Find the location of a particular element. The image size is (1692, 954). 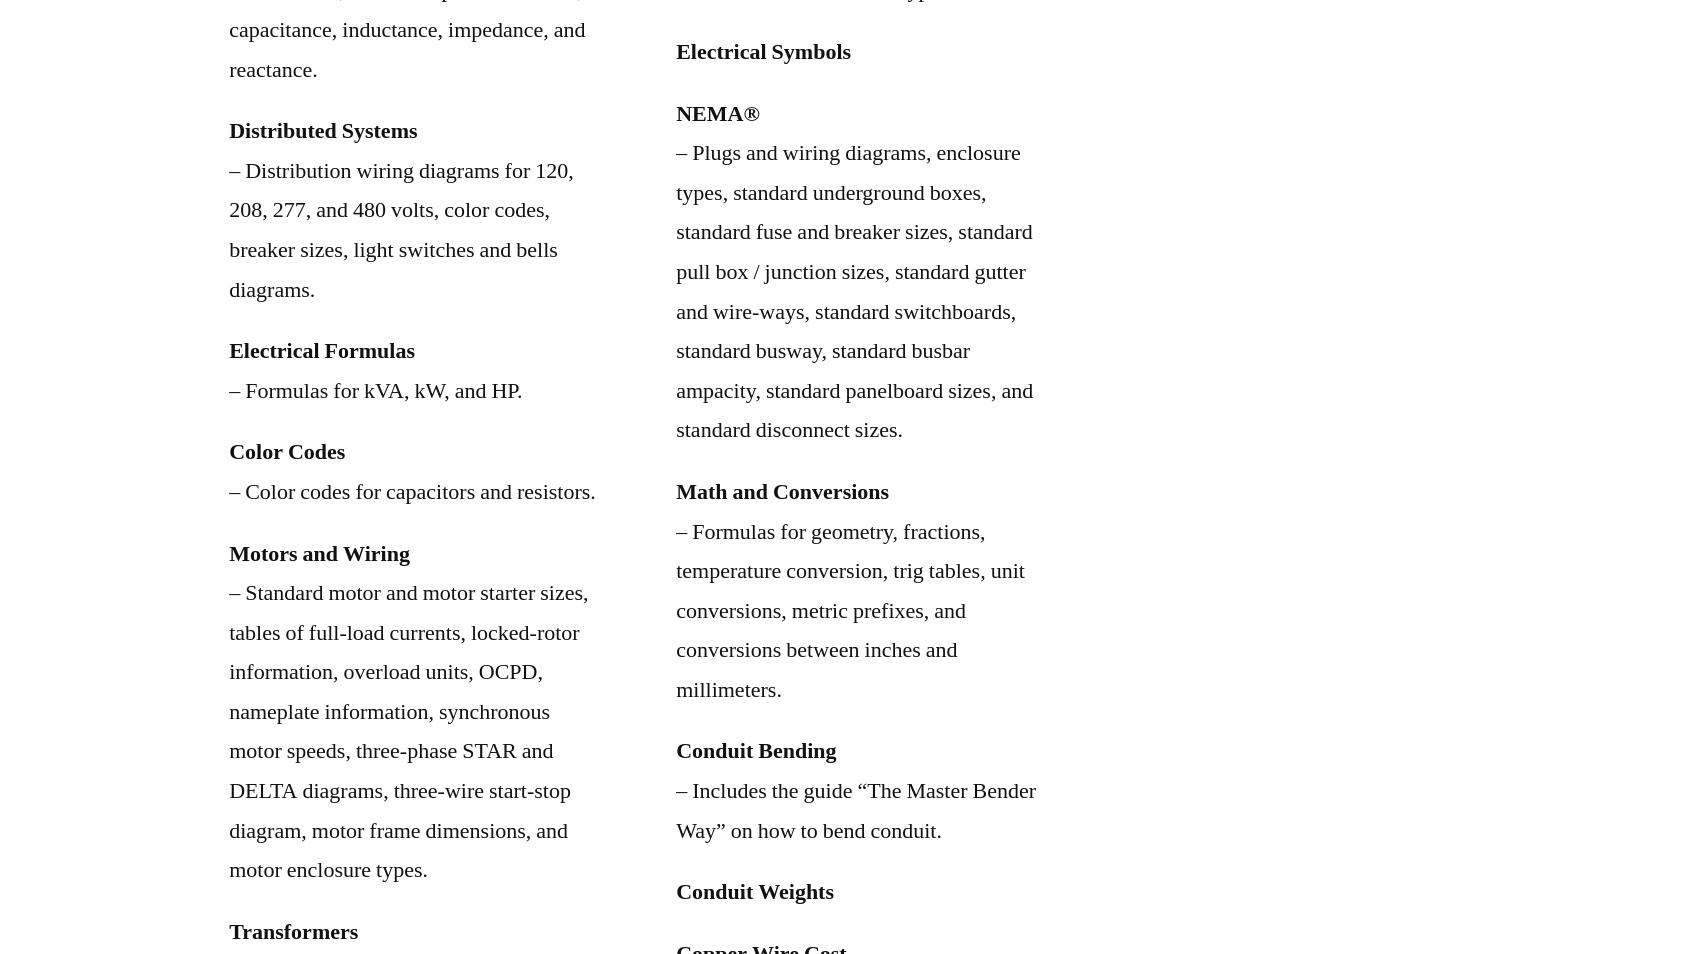

'– Distribution wiring diagrams for 120, 208, 277, and 480 volts, color codes, breaker sizes, light switches and bells diagrams.' is located at coordinates (401, 228).